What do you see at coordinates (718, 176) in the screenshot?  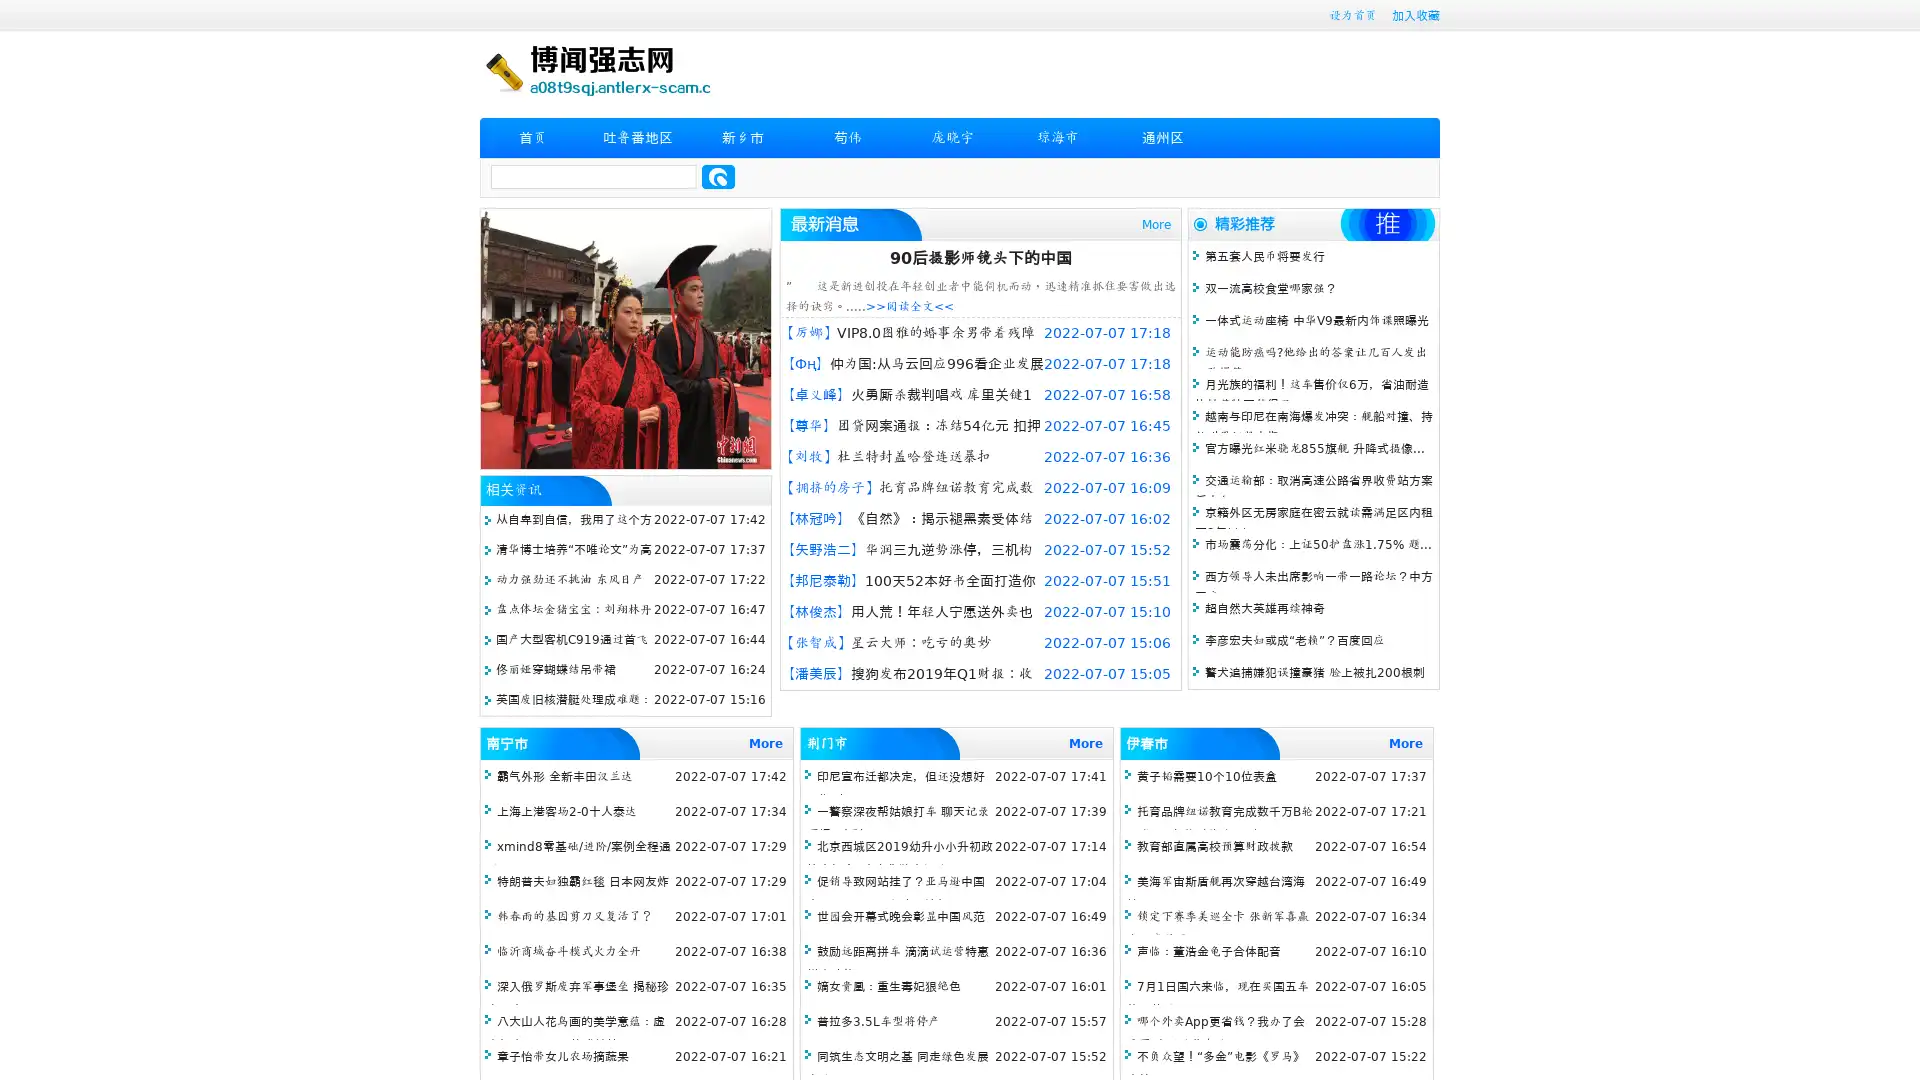 I see `Search` at bounding box center [718, 176].